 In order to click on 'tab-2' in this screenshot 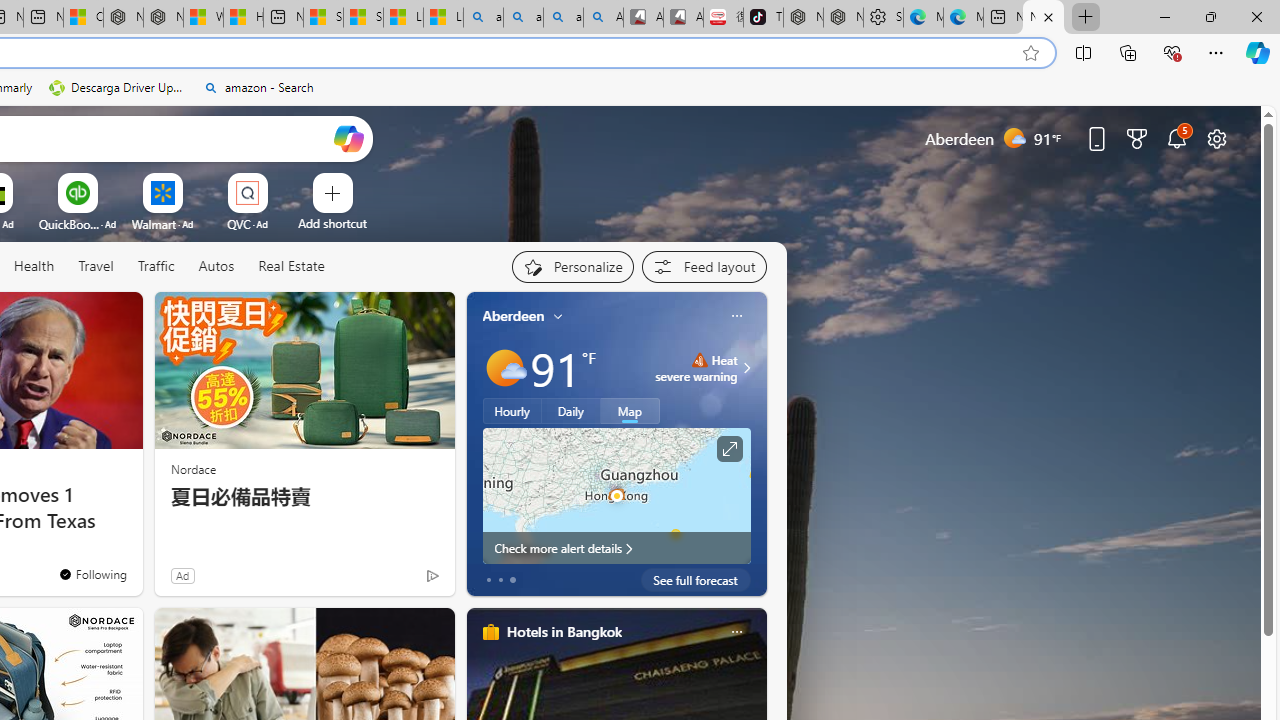, I will do `click(512, 579)`.